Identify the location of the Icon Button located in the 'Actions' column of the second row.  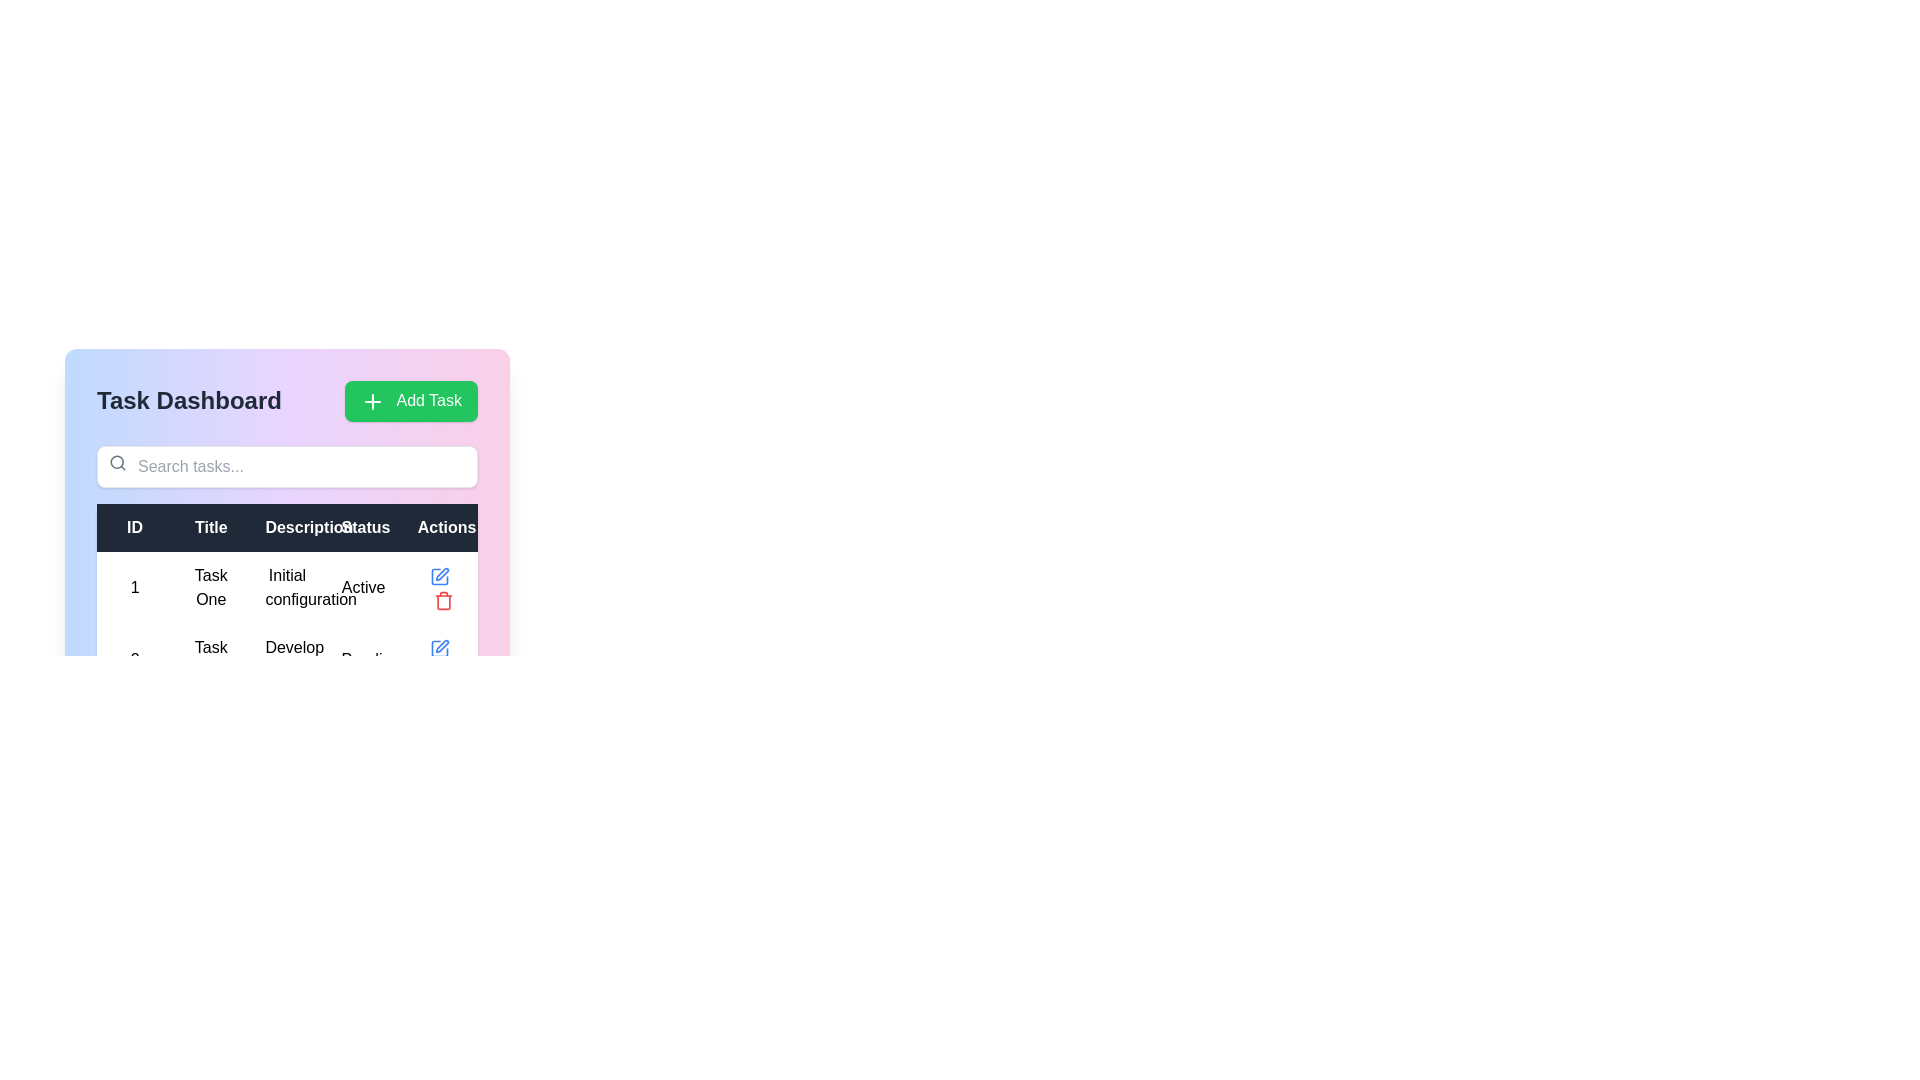
(438, 647).